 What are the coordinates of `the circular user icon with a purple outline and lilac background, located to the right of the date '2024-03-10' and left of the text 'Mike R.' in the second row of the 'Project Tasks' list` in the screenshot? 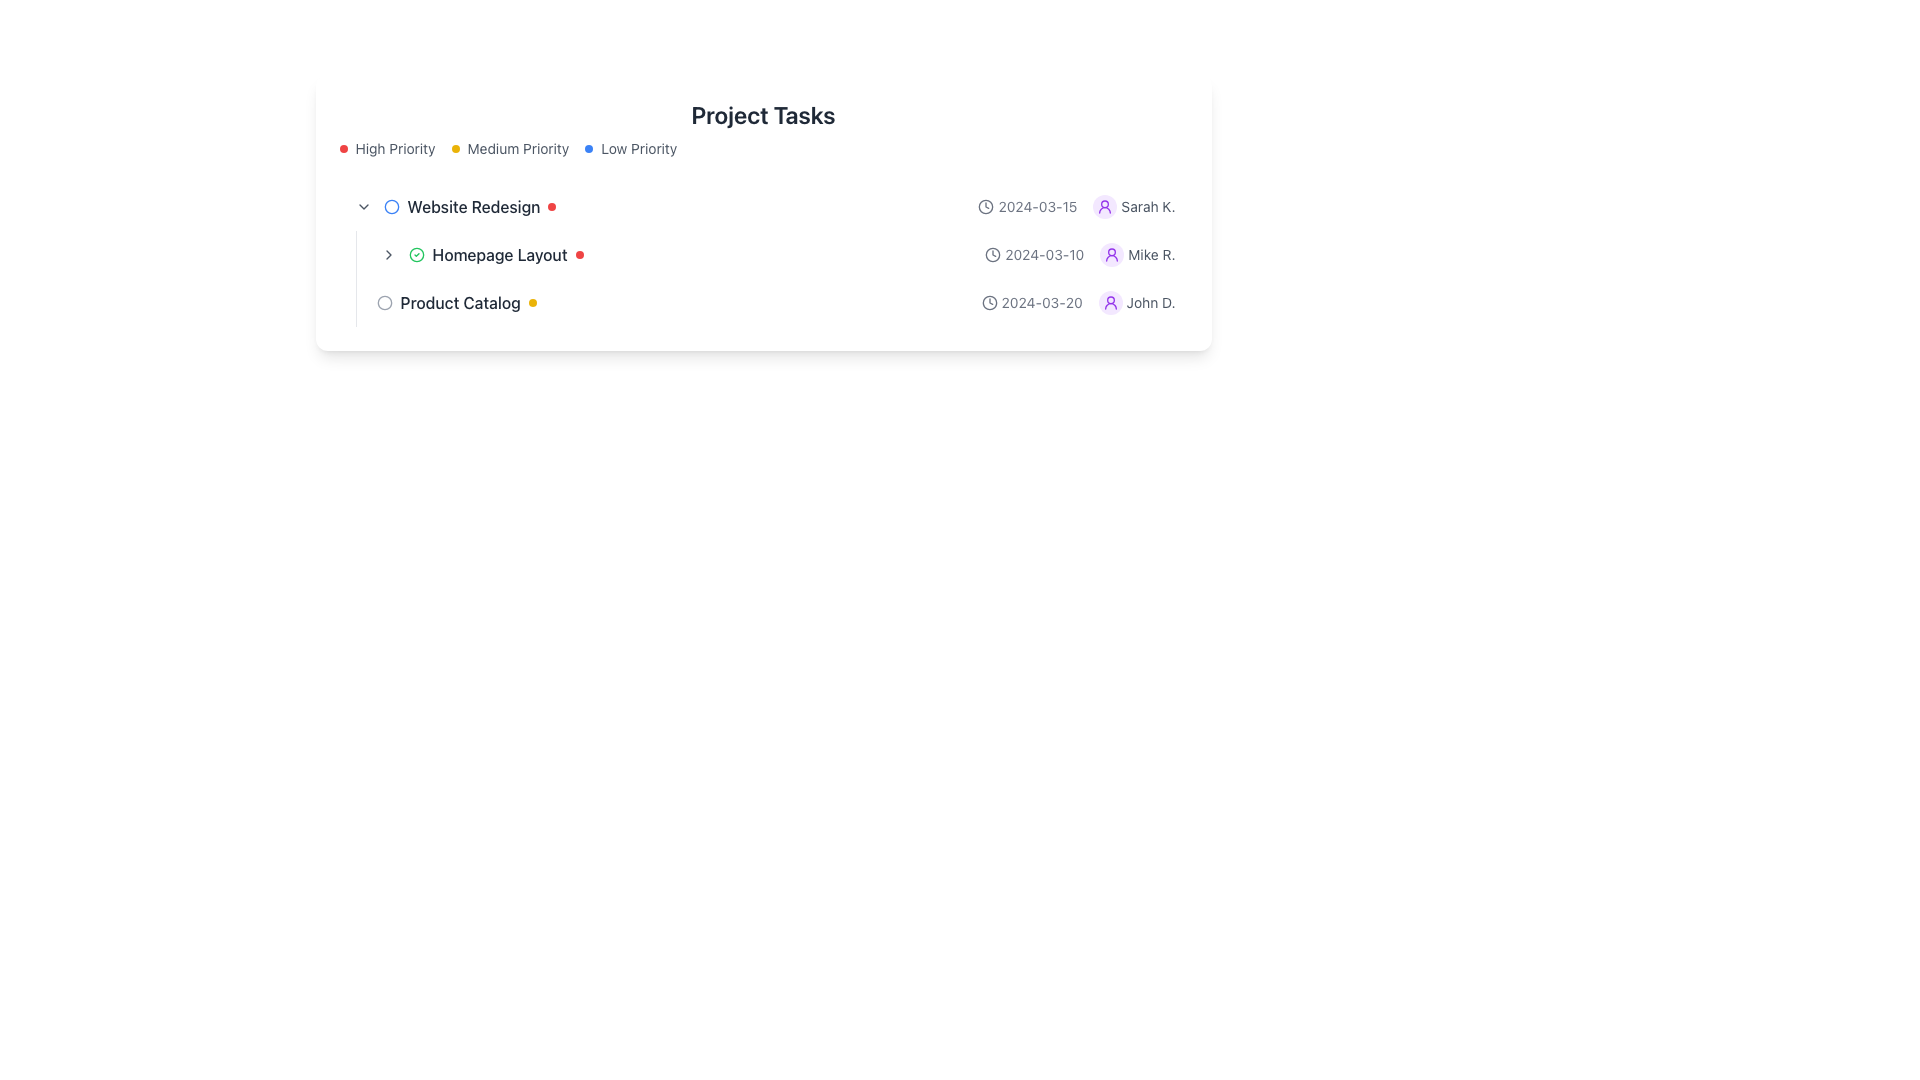 It's located at (1111, 253).